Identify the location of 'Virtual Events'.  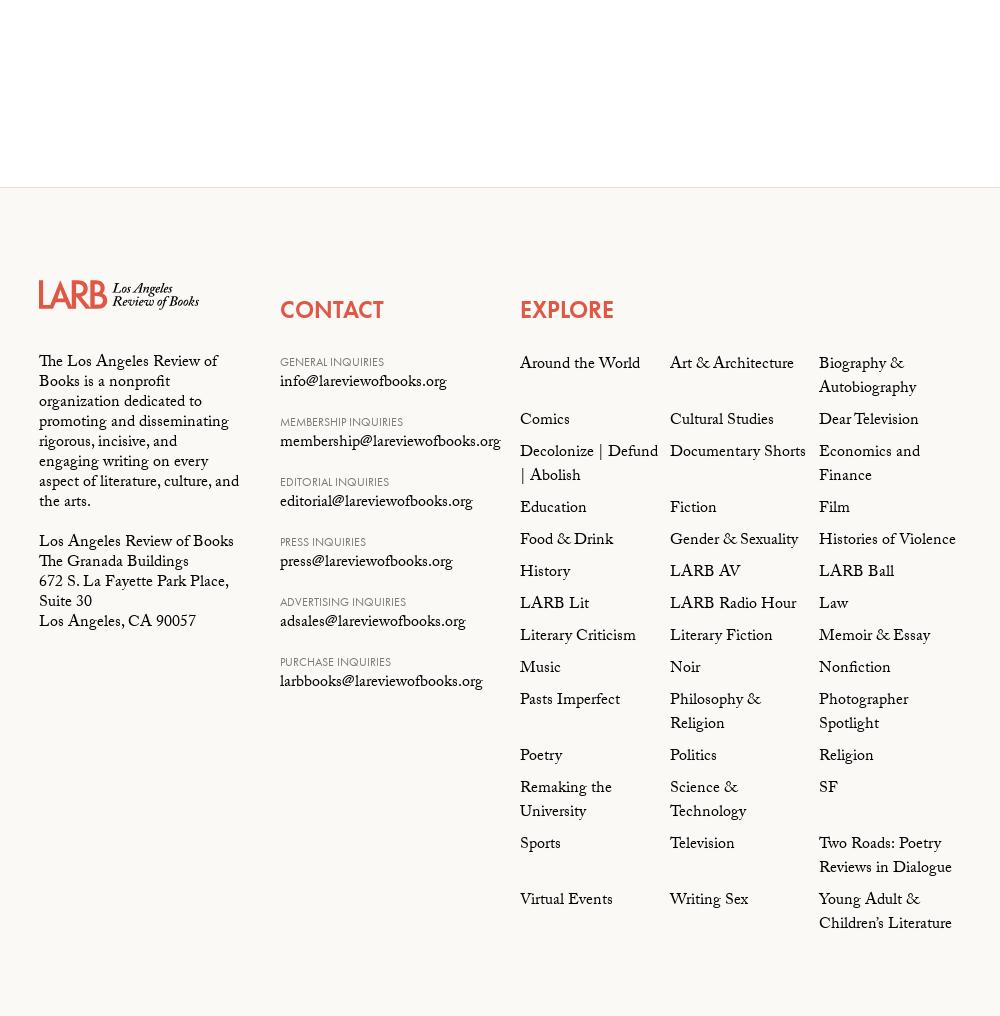
(565, 900).